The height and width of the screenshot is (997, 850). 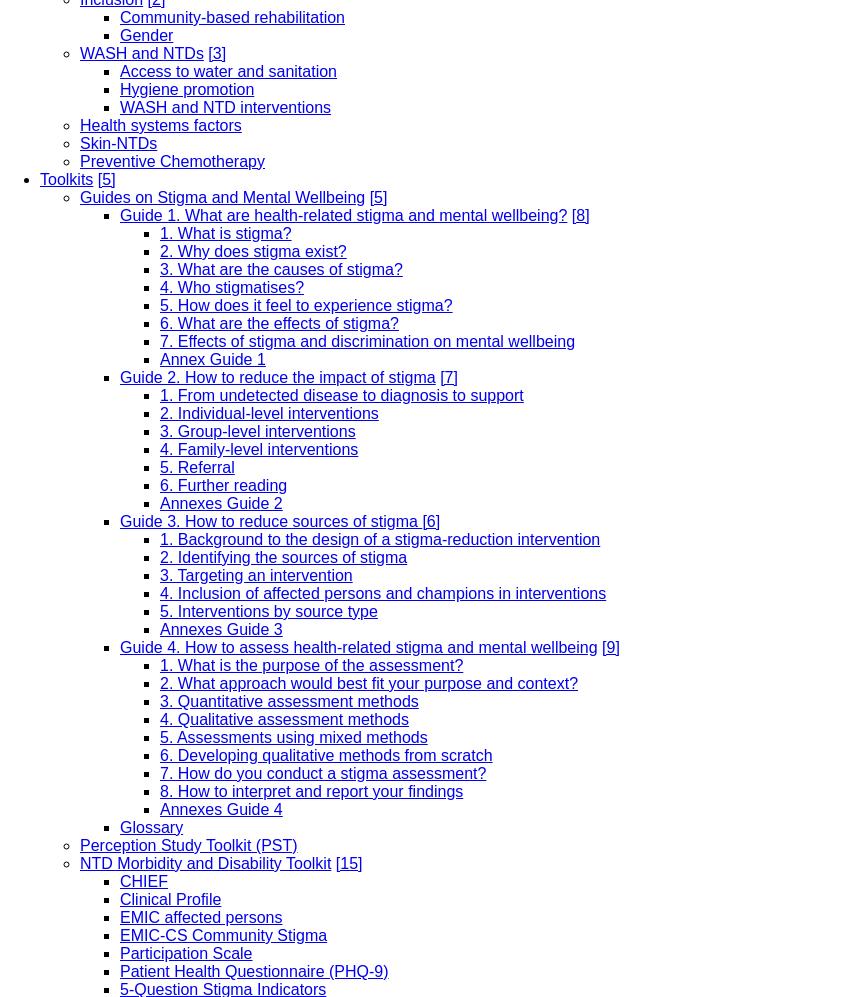 I want to click on 'Guide 2. How to reduce the impact of stigma', so click(x=276, y=376).